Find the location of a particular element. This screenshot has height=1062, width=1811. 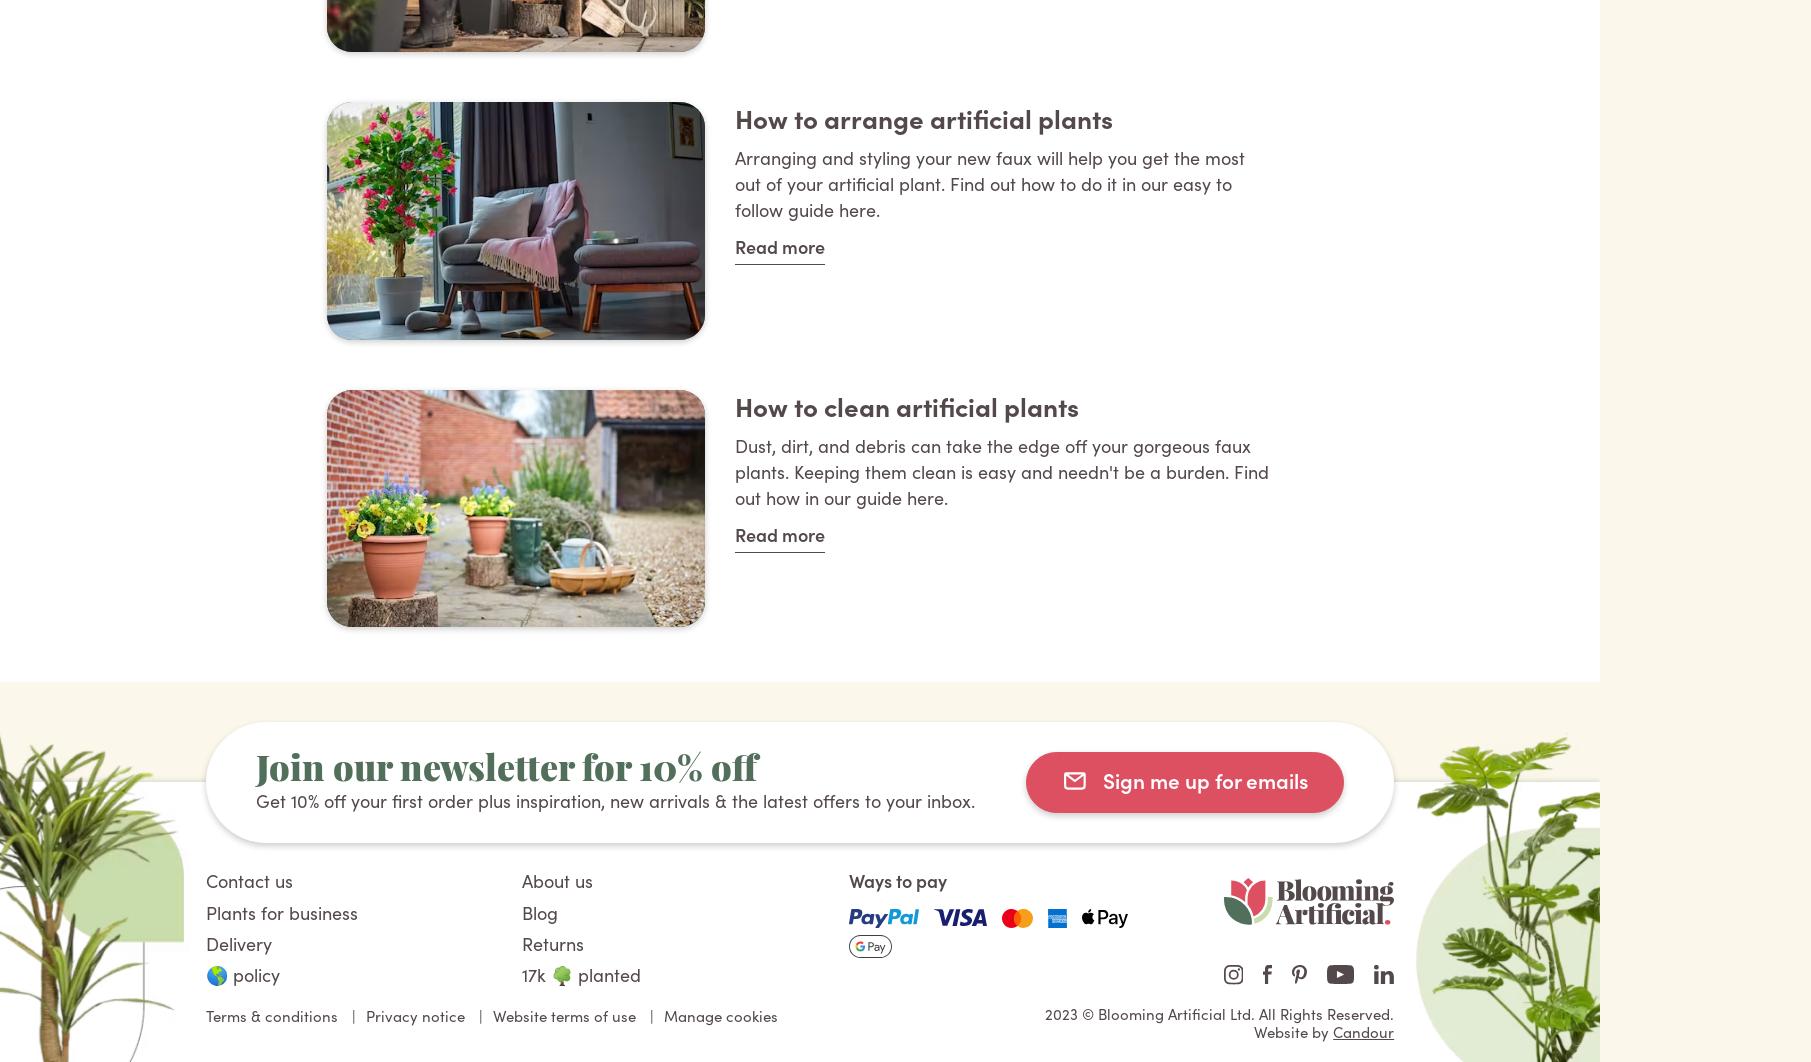

'Join our newsletter for 10% off' is located at coordinates (254, 771).